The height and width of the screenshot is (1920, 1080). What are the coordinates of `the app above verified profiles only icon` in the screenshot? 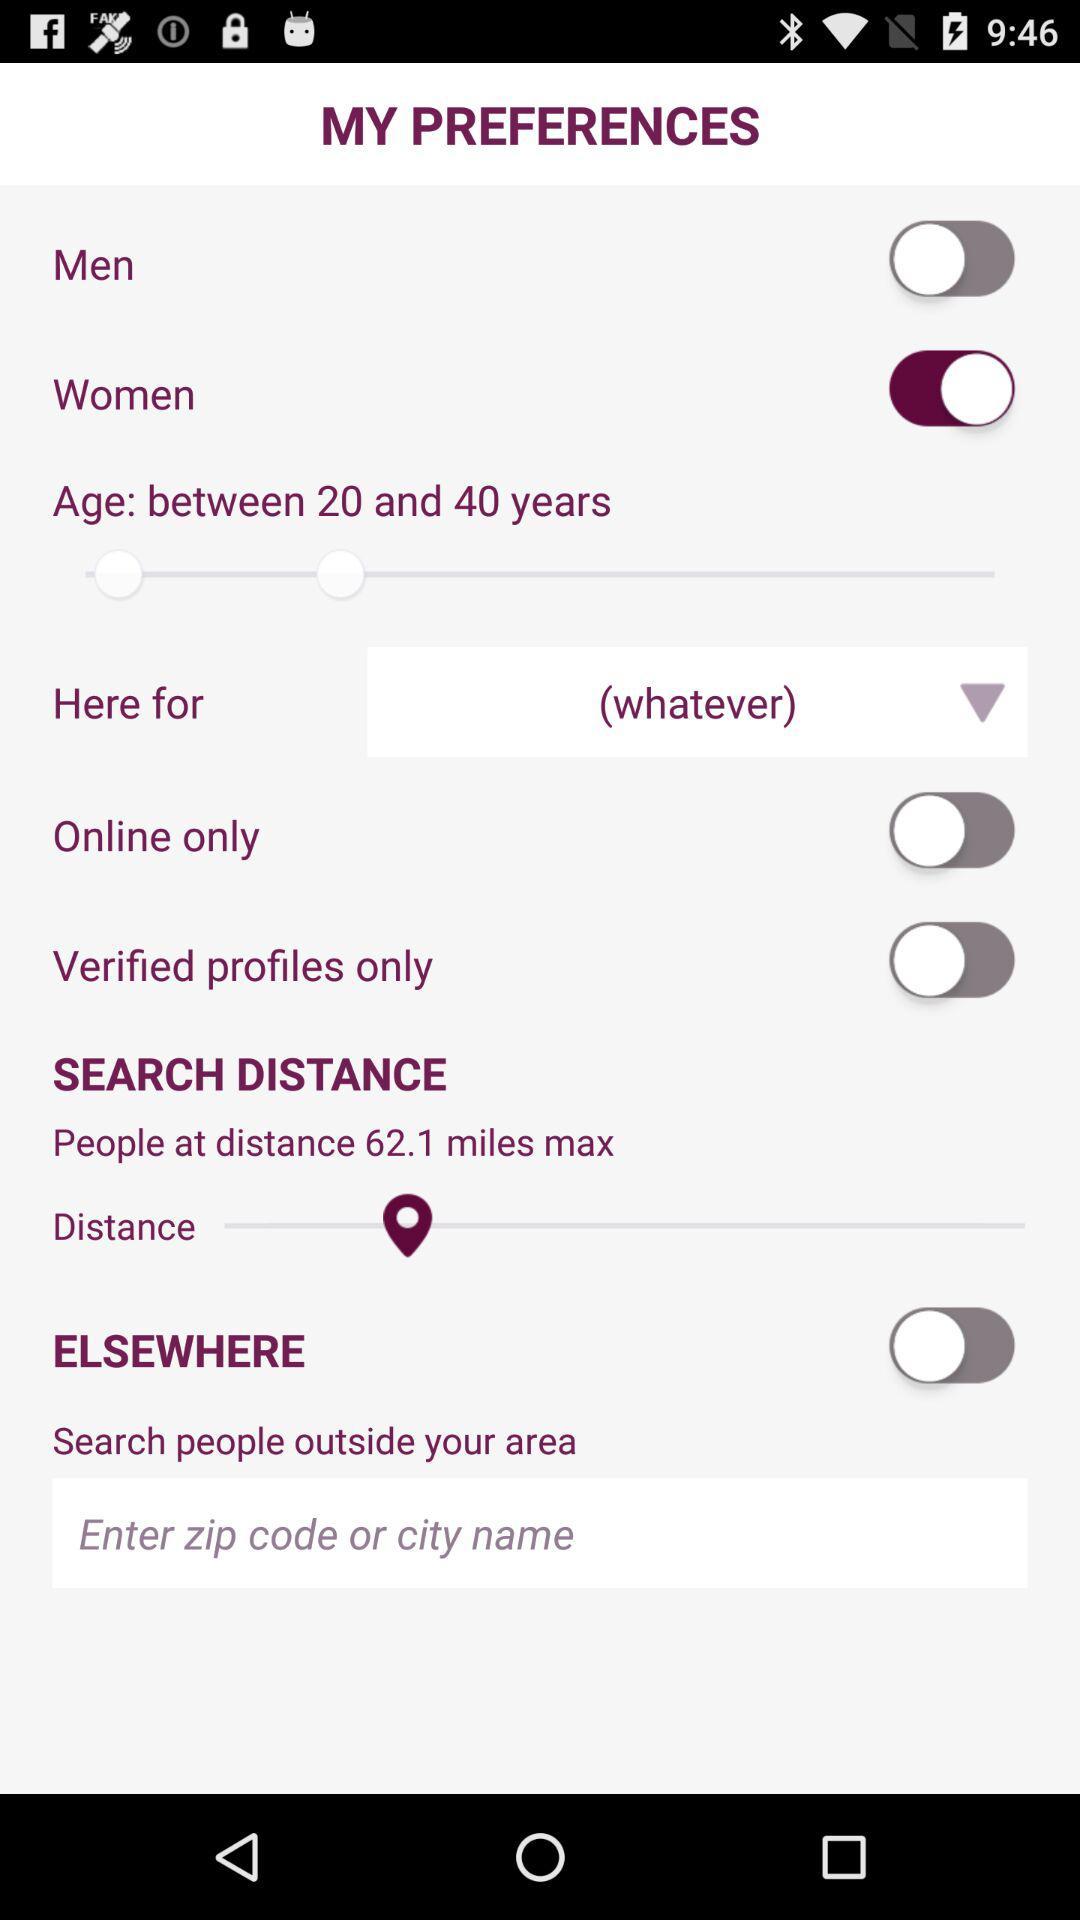 It's located at (952, 834).